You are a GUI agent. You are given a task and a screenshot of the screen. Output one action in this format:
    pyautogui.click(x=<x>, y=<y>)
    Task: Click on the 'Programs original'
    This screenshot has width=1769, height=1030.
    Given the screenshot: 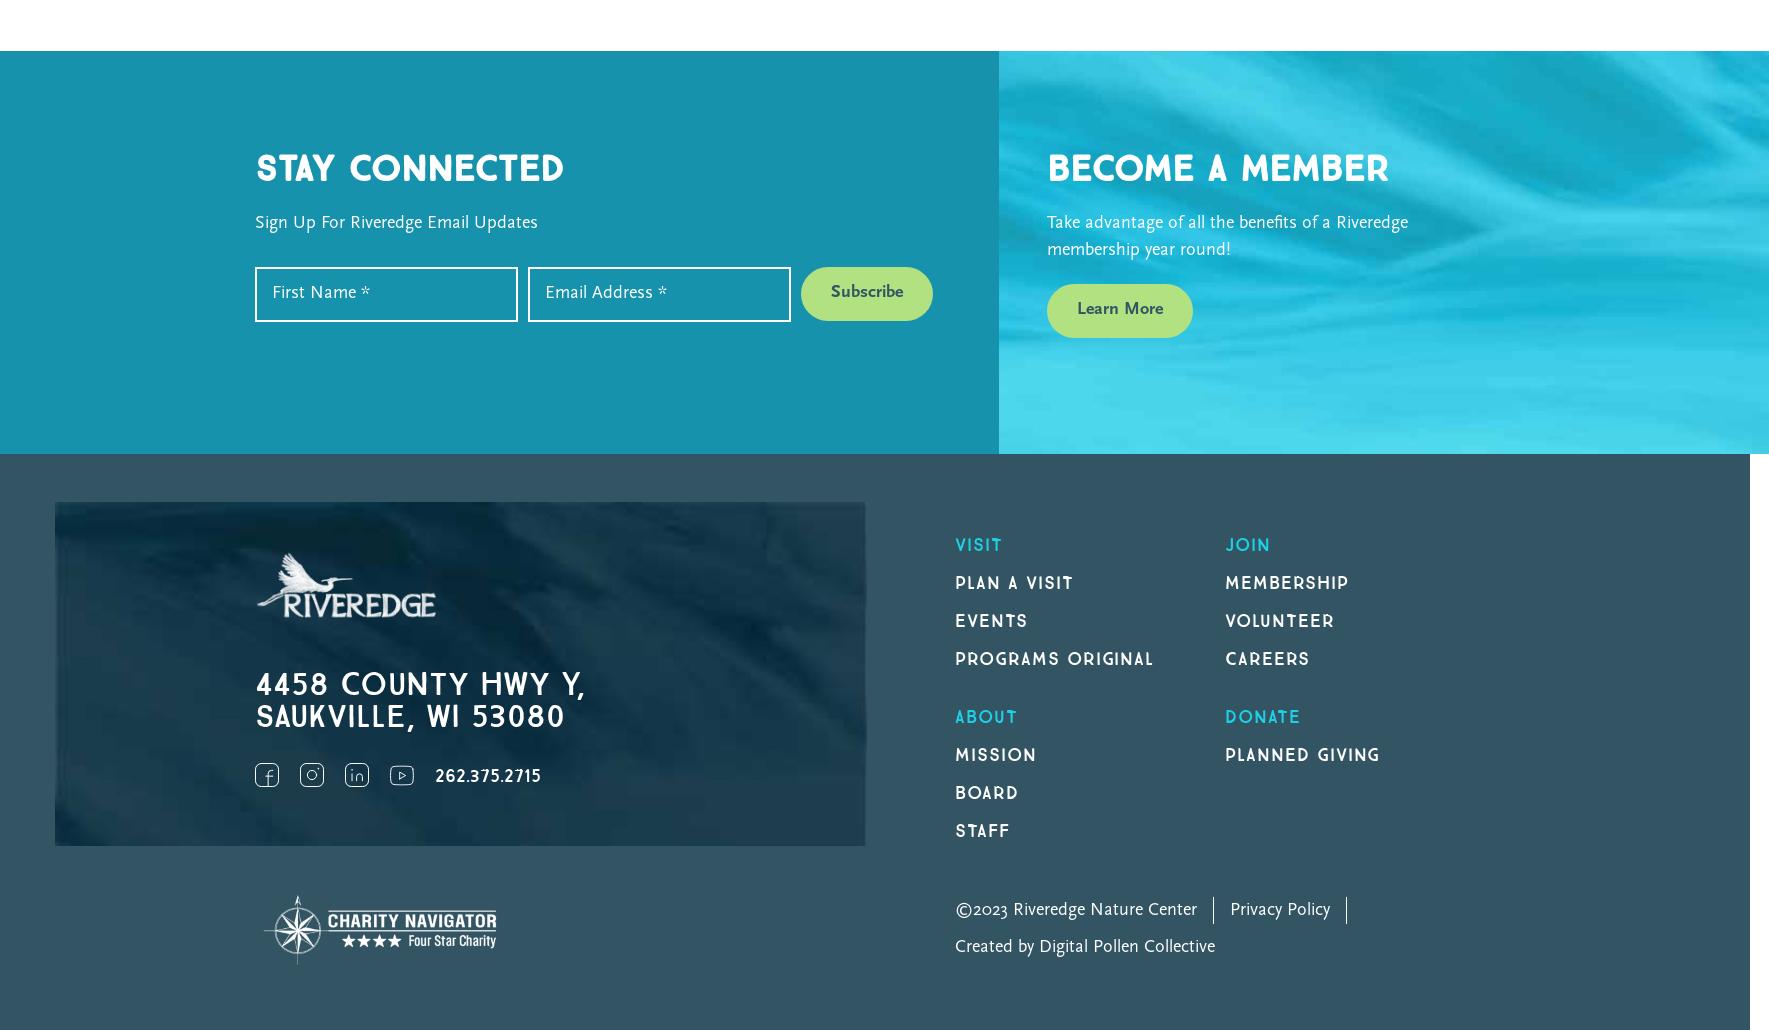 What is the action you would take?
    pyautogui.click(x=1054, y=657)
    